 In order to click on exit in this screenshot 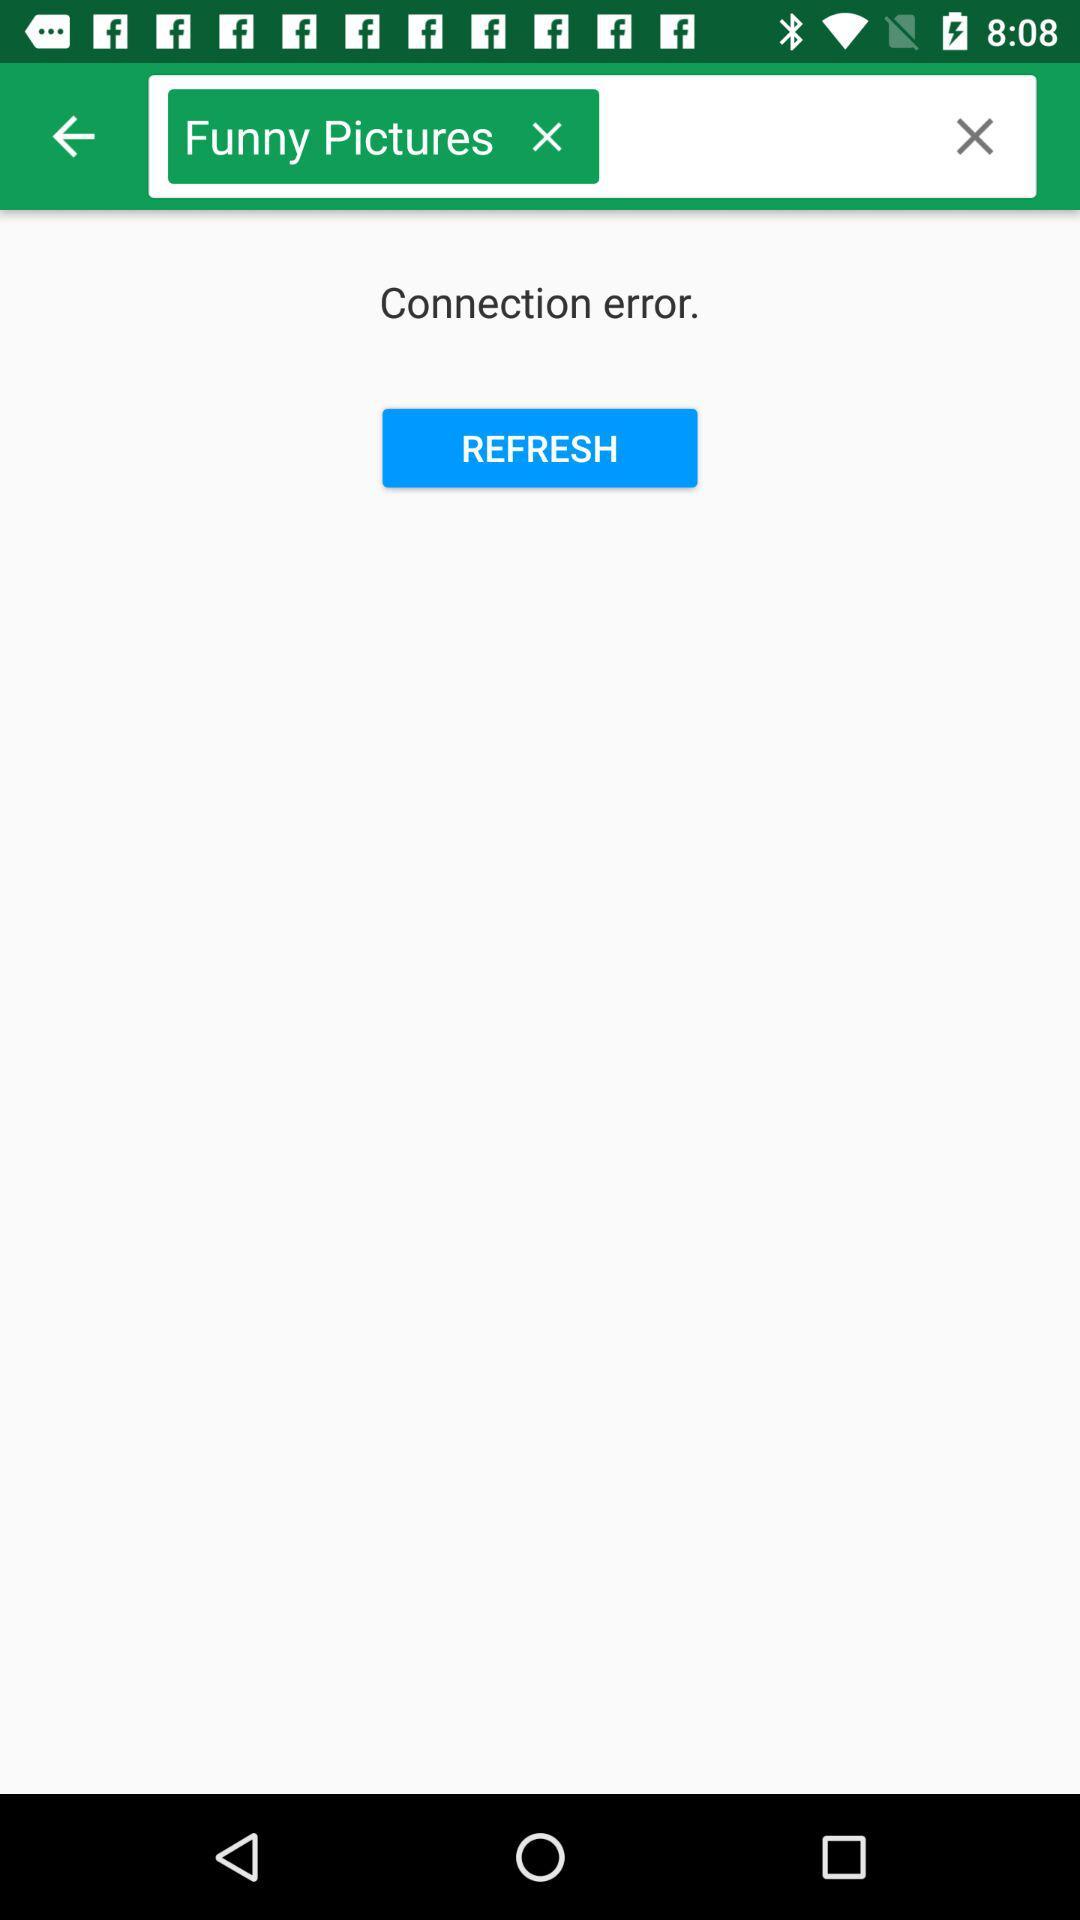, I will do `click(974, 135)`.